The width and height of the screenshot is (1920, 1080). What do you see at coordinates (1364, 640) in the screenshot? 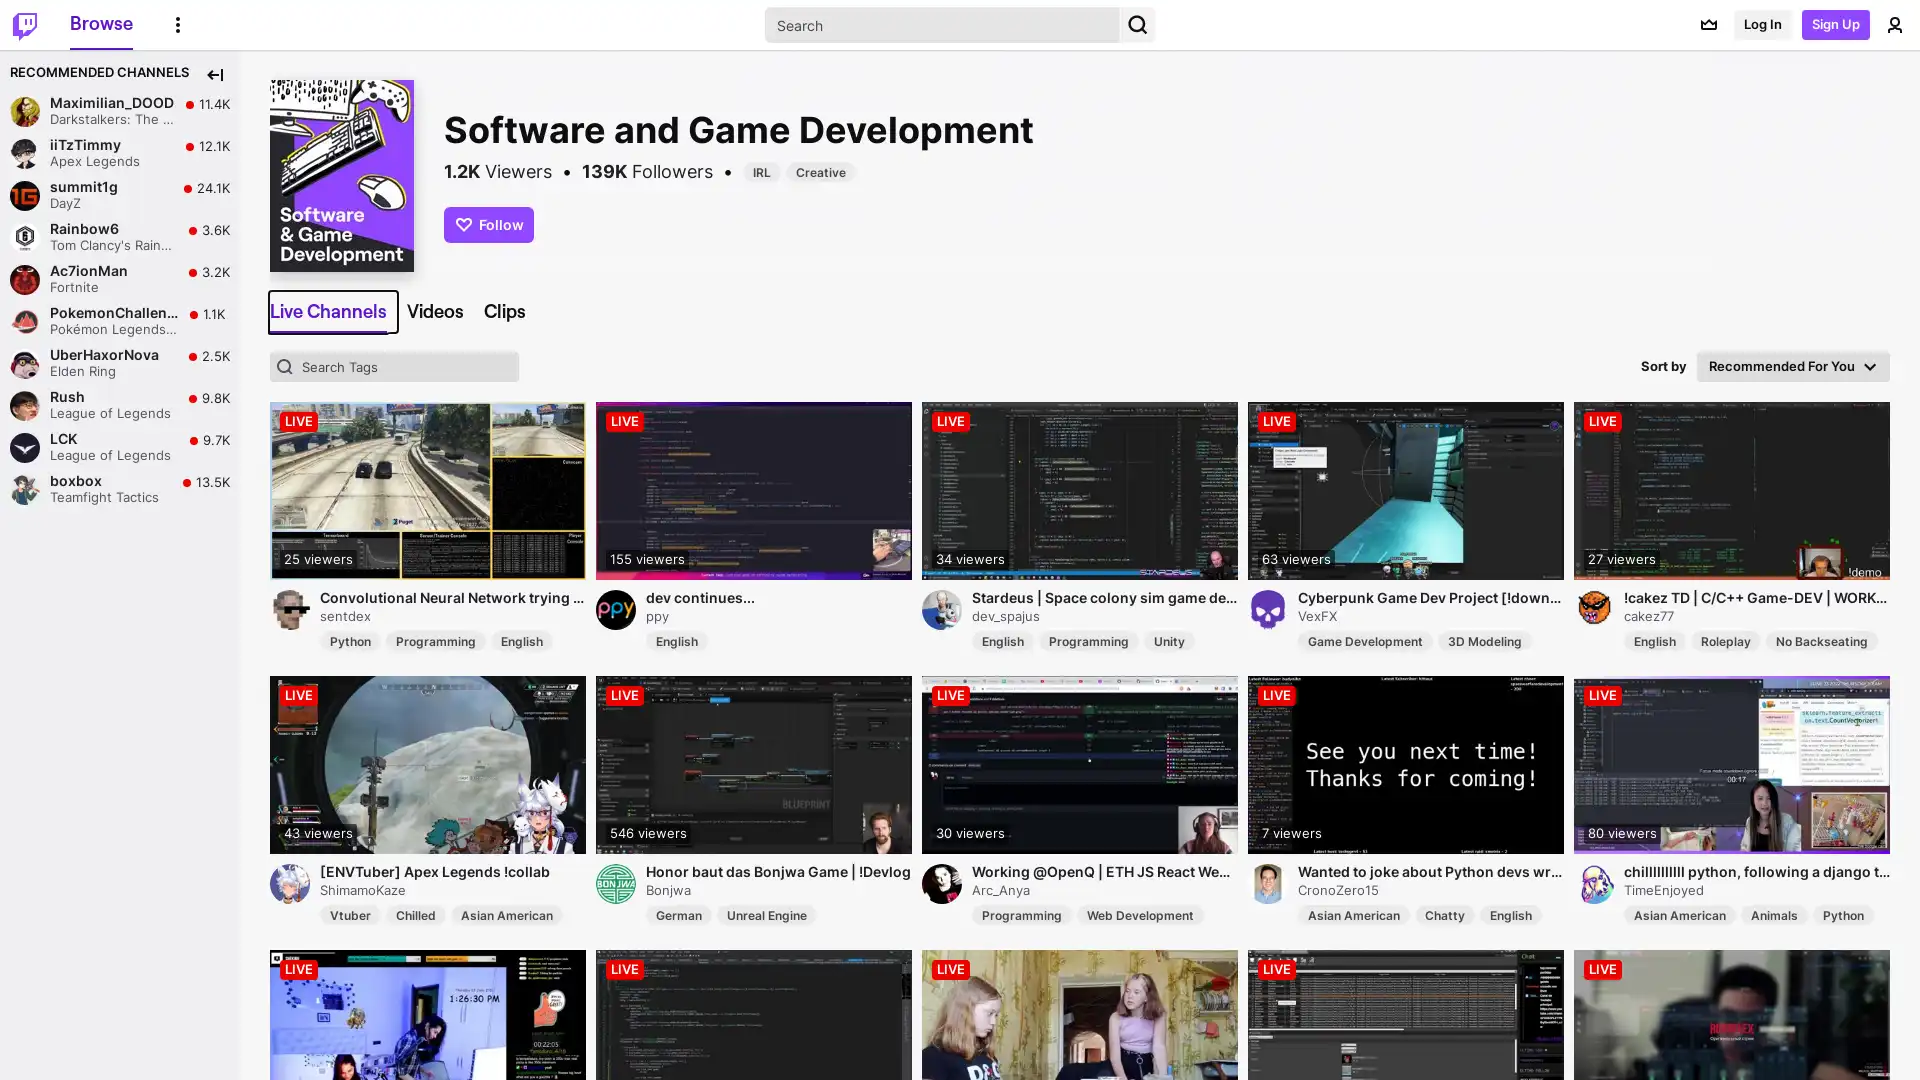
I see `Game Development` at bounding box center [1364, 640].